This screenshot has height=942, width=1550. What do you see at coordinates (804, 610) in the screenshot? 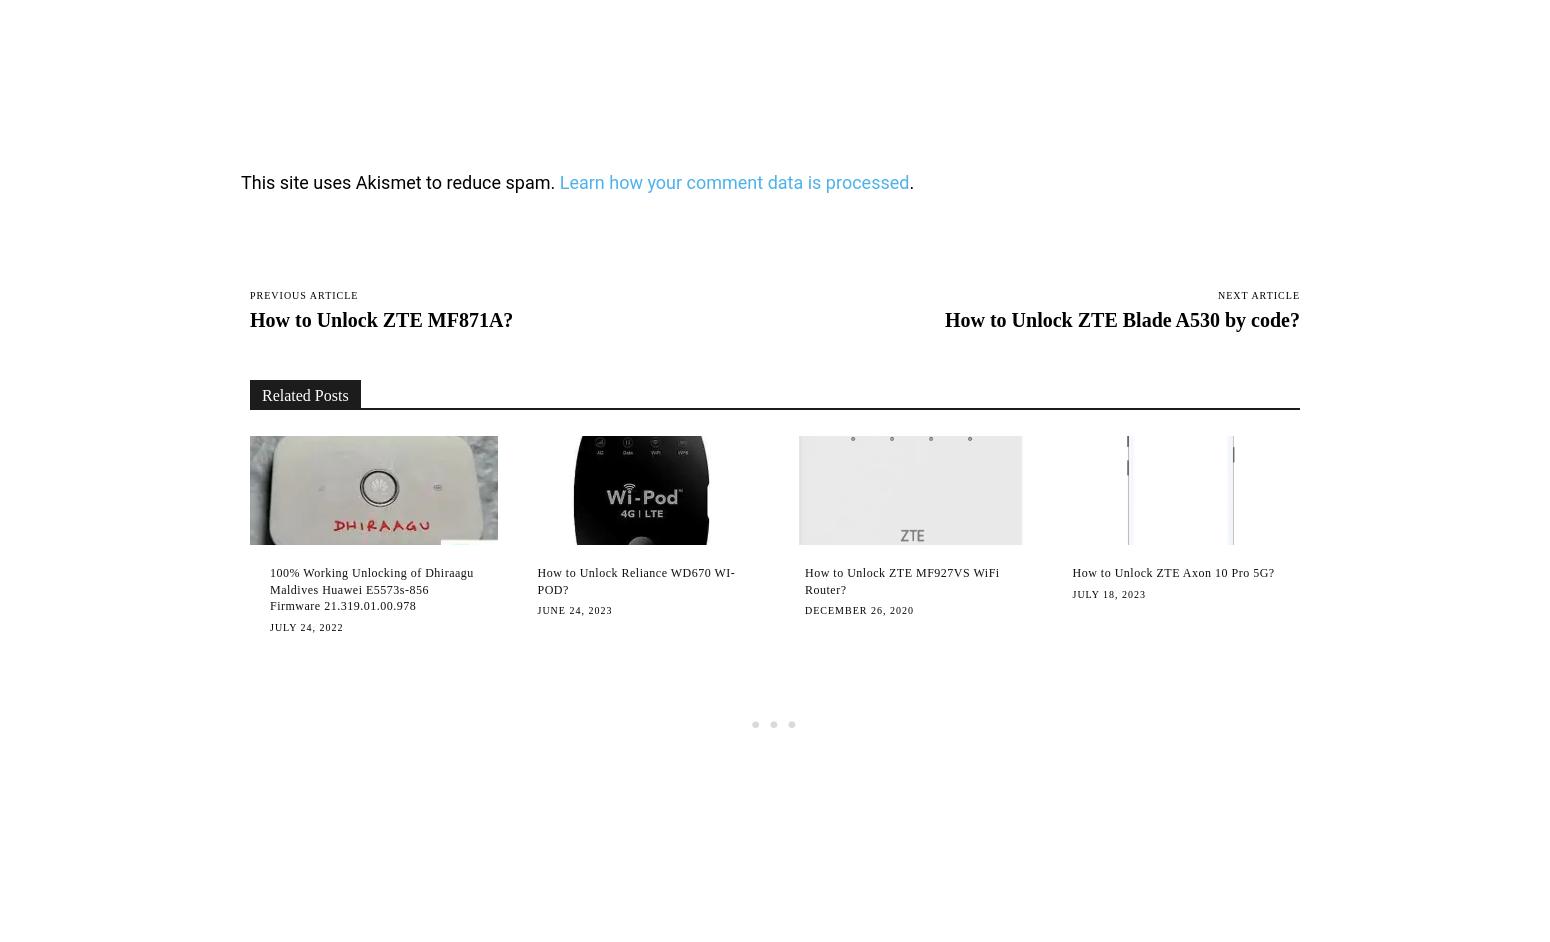
I see `'December 26, 2020'` at bounding box center [804, 610].